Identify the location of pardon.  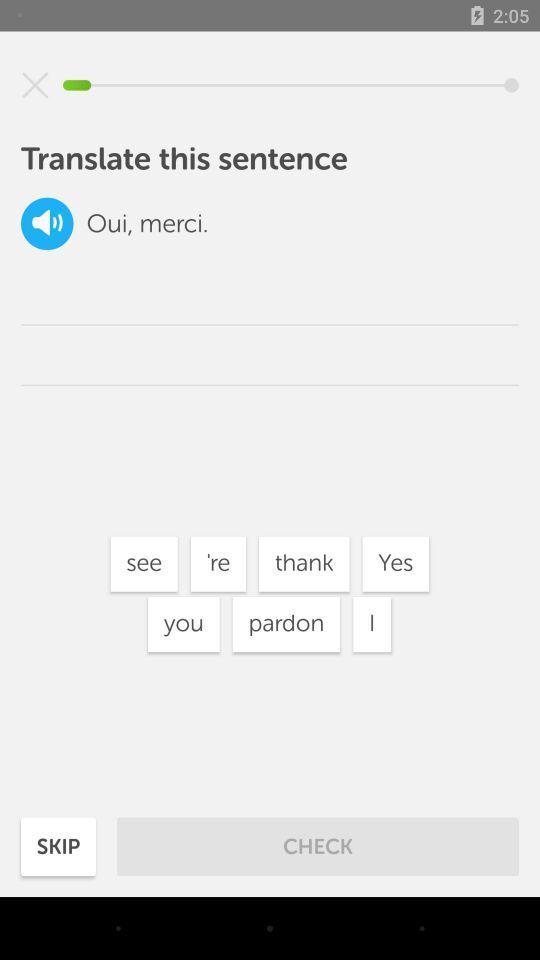
(285, 623).